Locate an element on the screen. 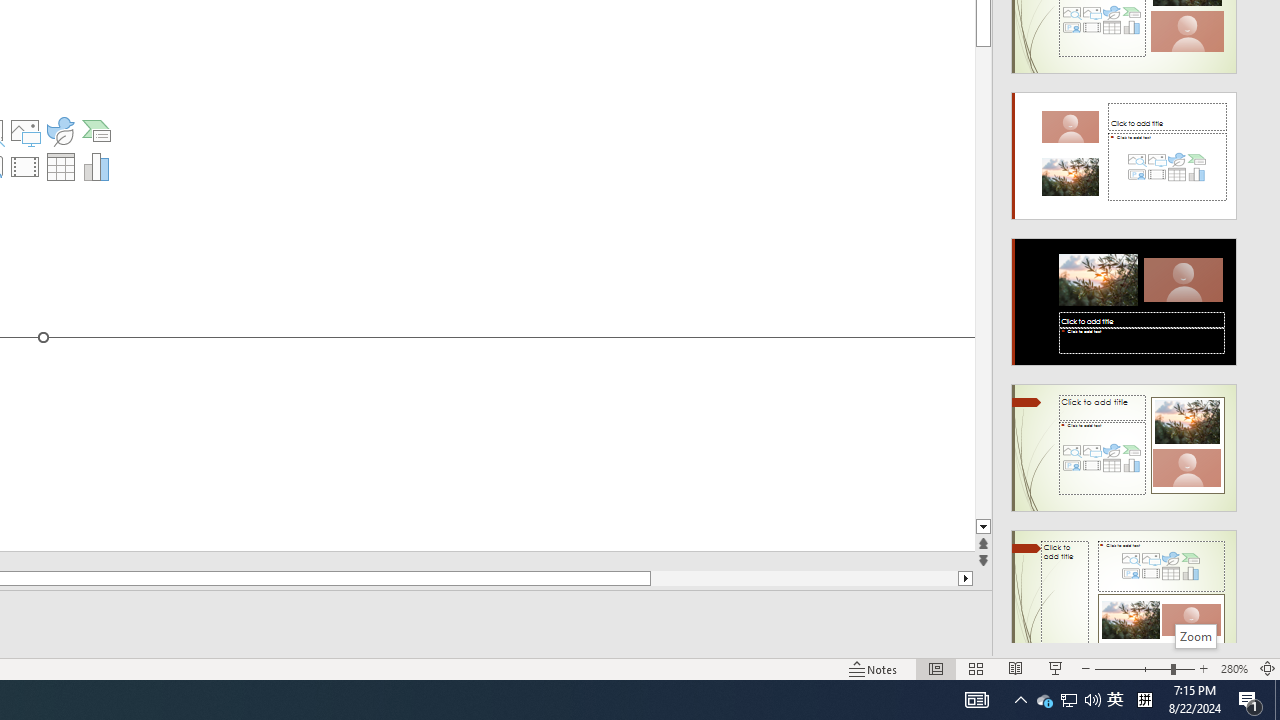  'Zoom In' is located at coordinates (1203, 669).